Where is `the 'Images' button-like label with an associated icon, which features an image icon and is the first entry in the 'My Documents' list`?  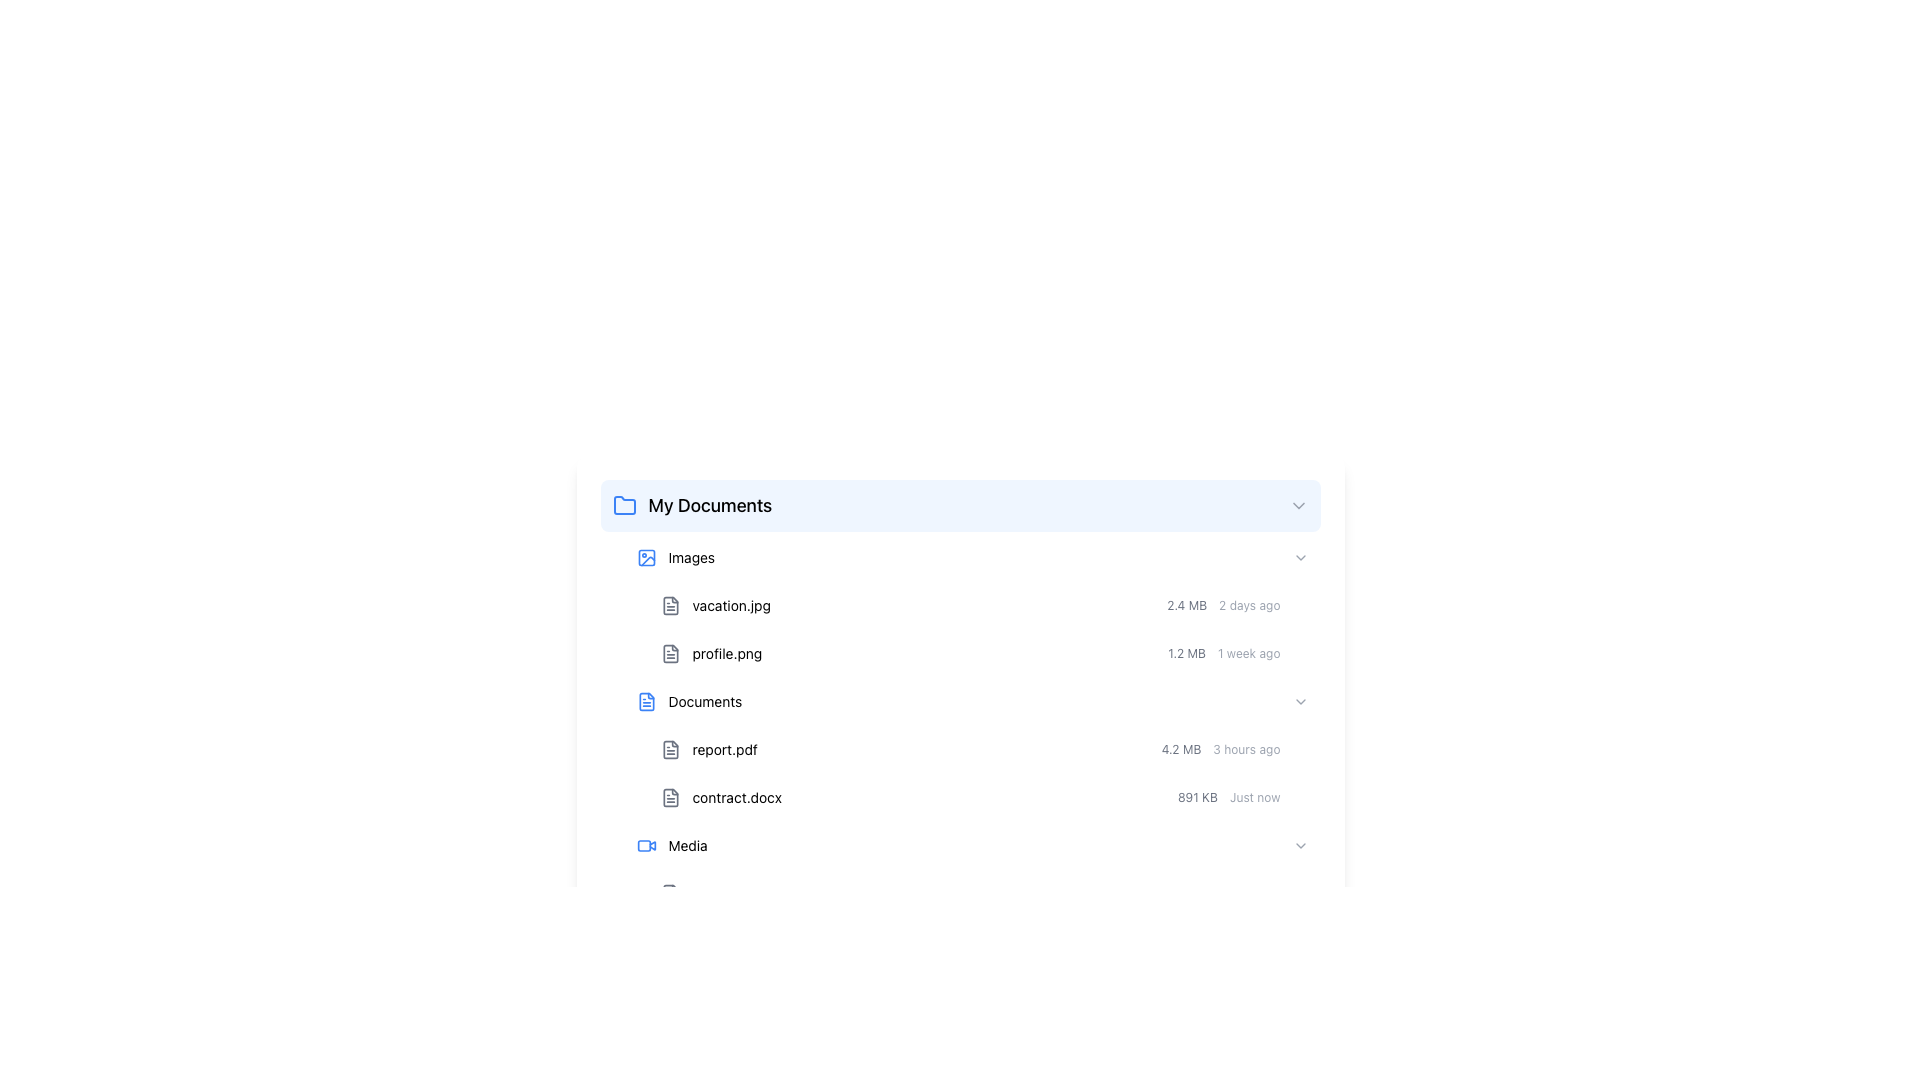
the 'Images' button-like label with an associated icon, which features an image icon and is the first entry in the 'My Documents' list is located at coordinates (675, 558).